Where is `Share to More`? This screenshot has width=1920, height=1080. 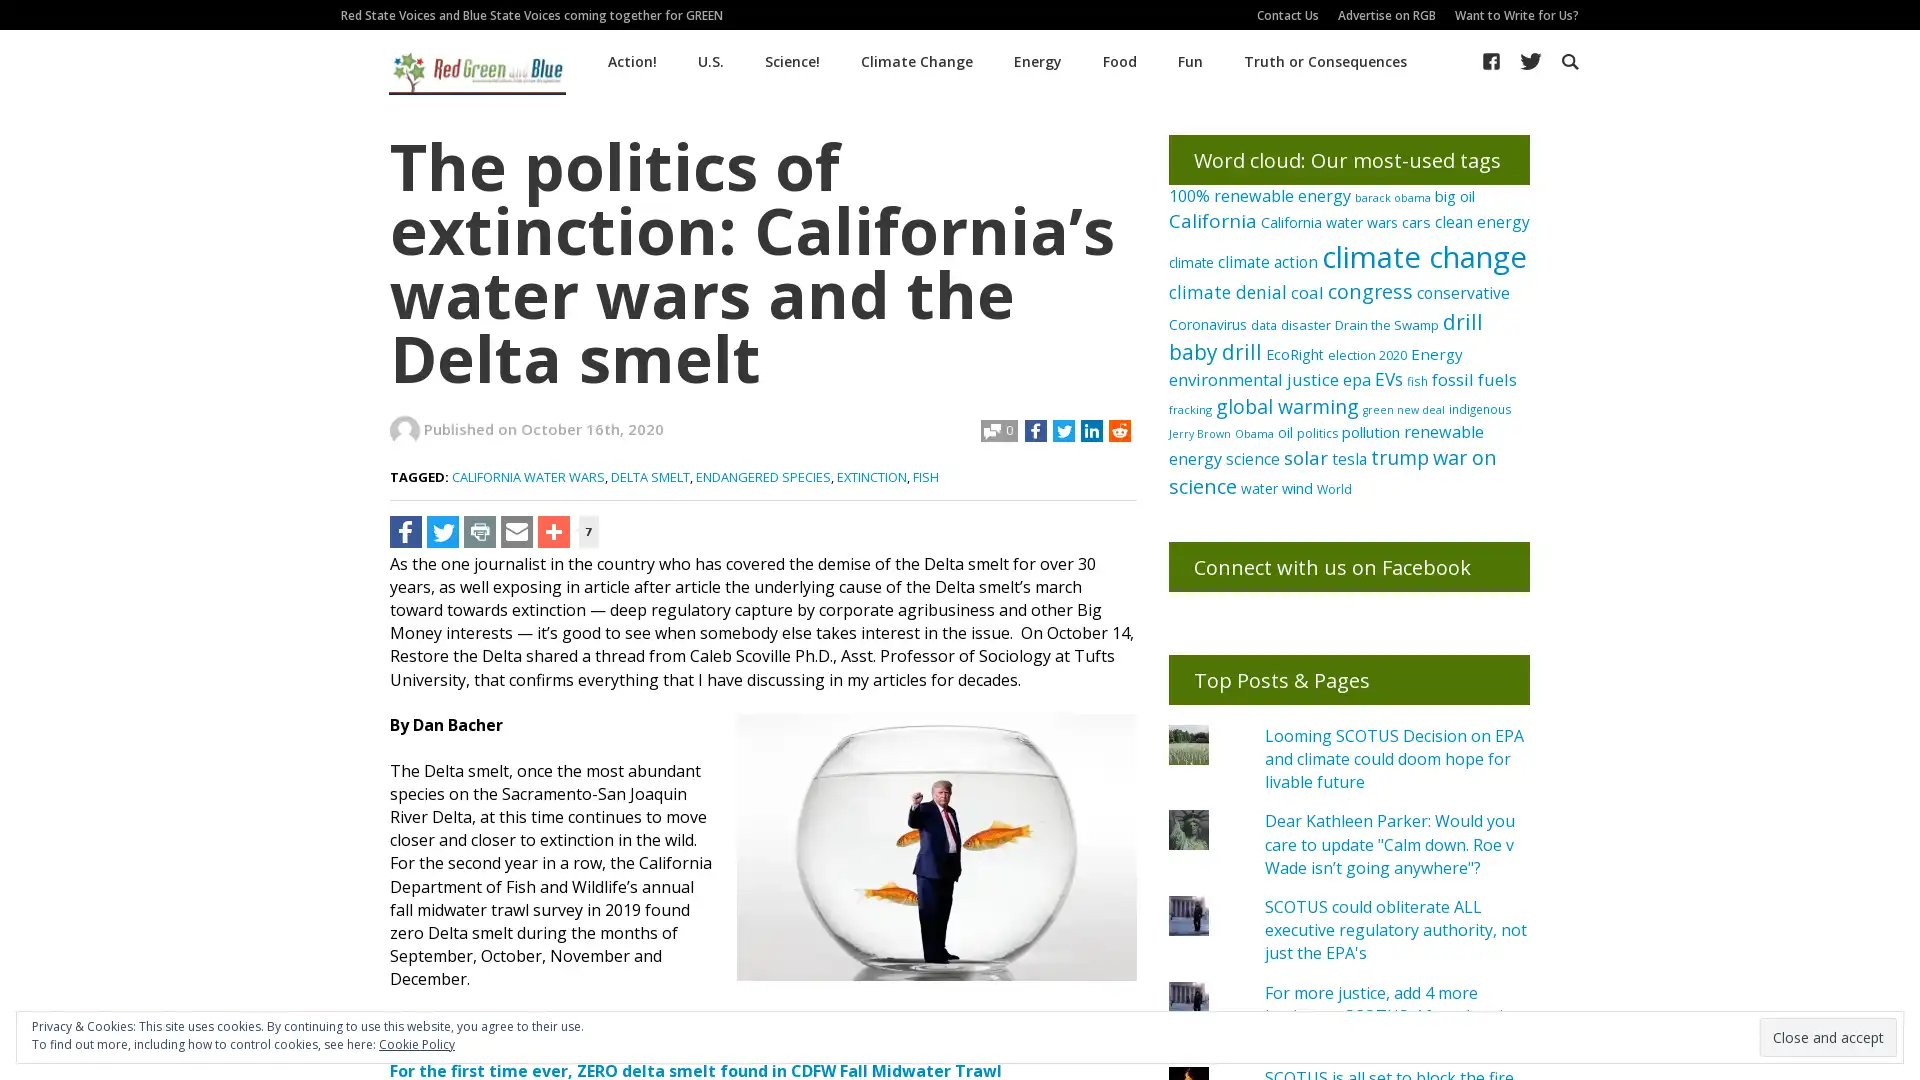
Share to More is located at coordinates (553, 530).